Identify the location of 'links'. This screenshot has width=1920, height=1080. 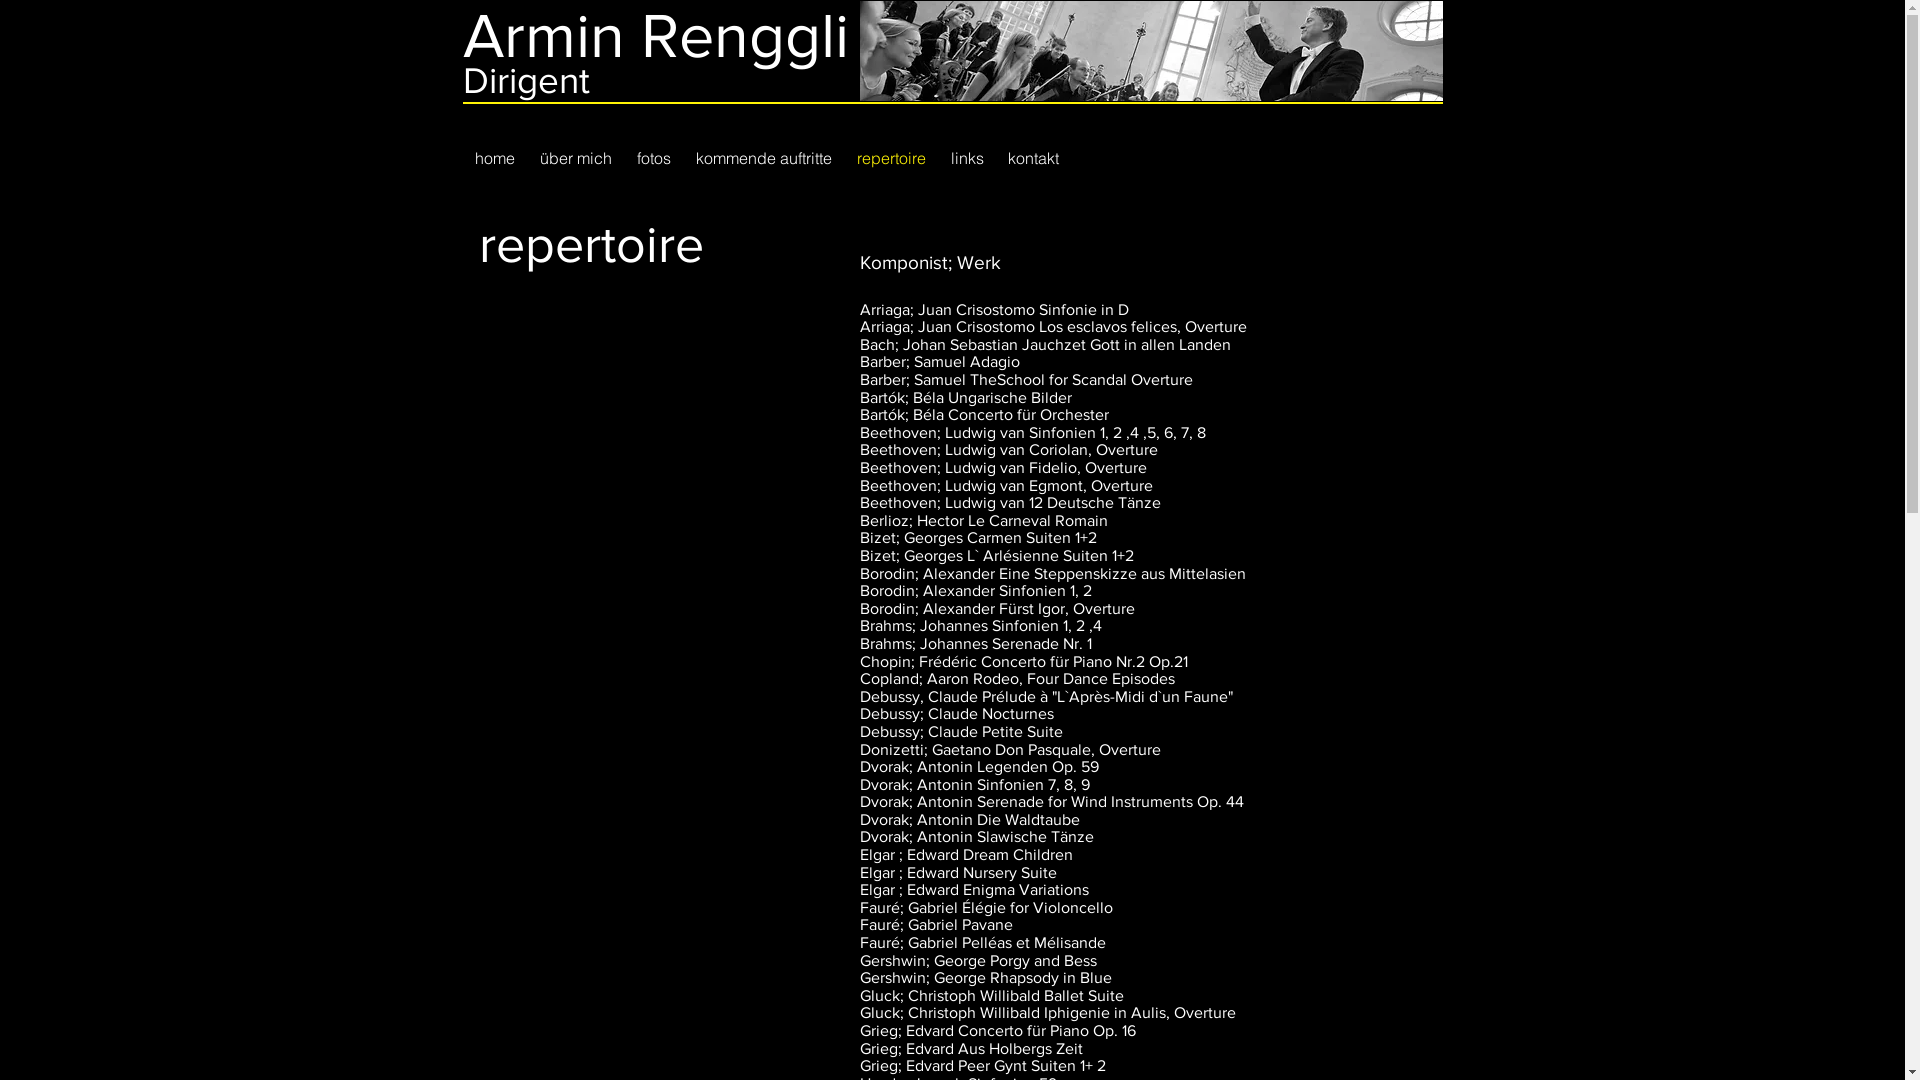
(966, 157).